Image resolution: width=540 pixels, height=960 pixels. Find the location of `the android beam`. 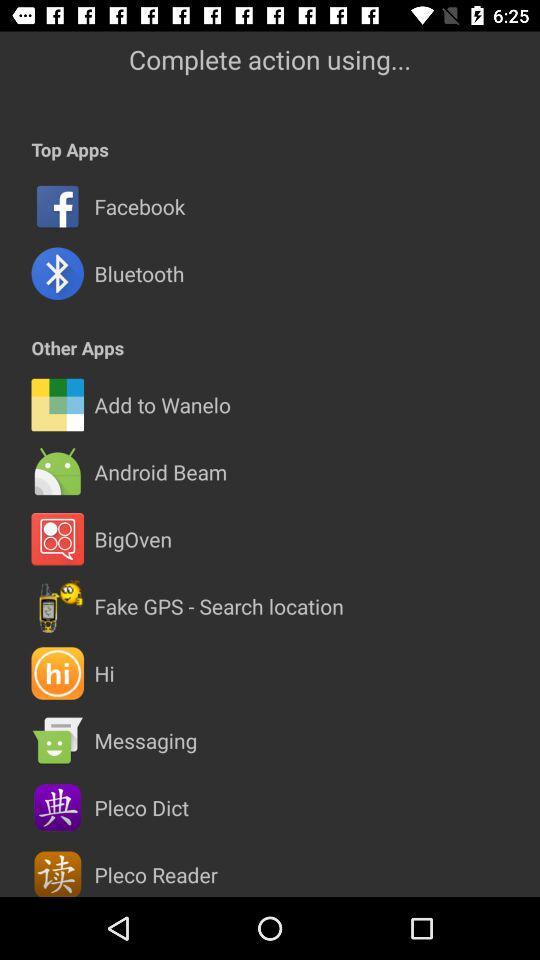

the android beam is located at coordinates (159, 472).